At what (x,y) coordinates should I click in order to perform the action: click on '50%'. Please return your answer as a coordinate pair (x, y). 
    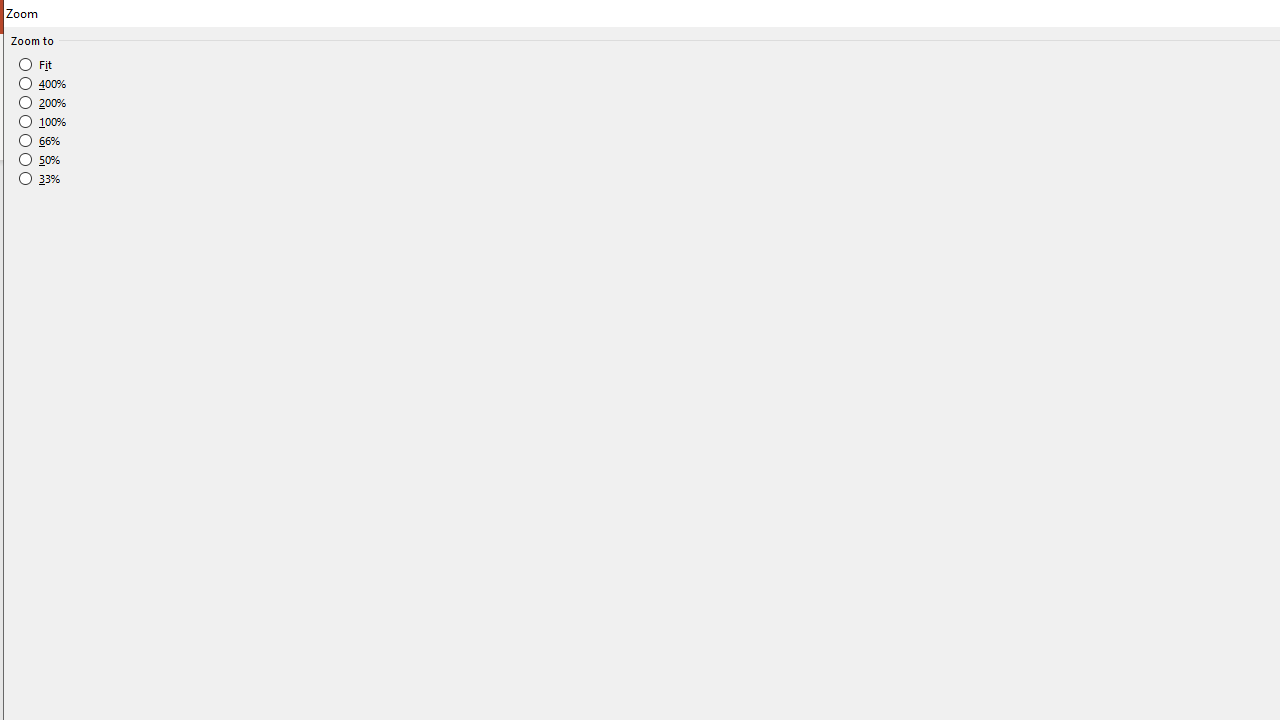
    Looking at the image, I should click on (40, 158).